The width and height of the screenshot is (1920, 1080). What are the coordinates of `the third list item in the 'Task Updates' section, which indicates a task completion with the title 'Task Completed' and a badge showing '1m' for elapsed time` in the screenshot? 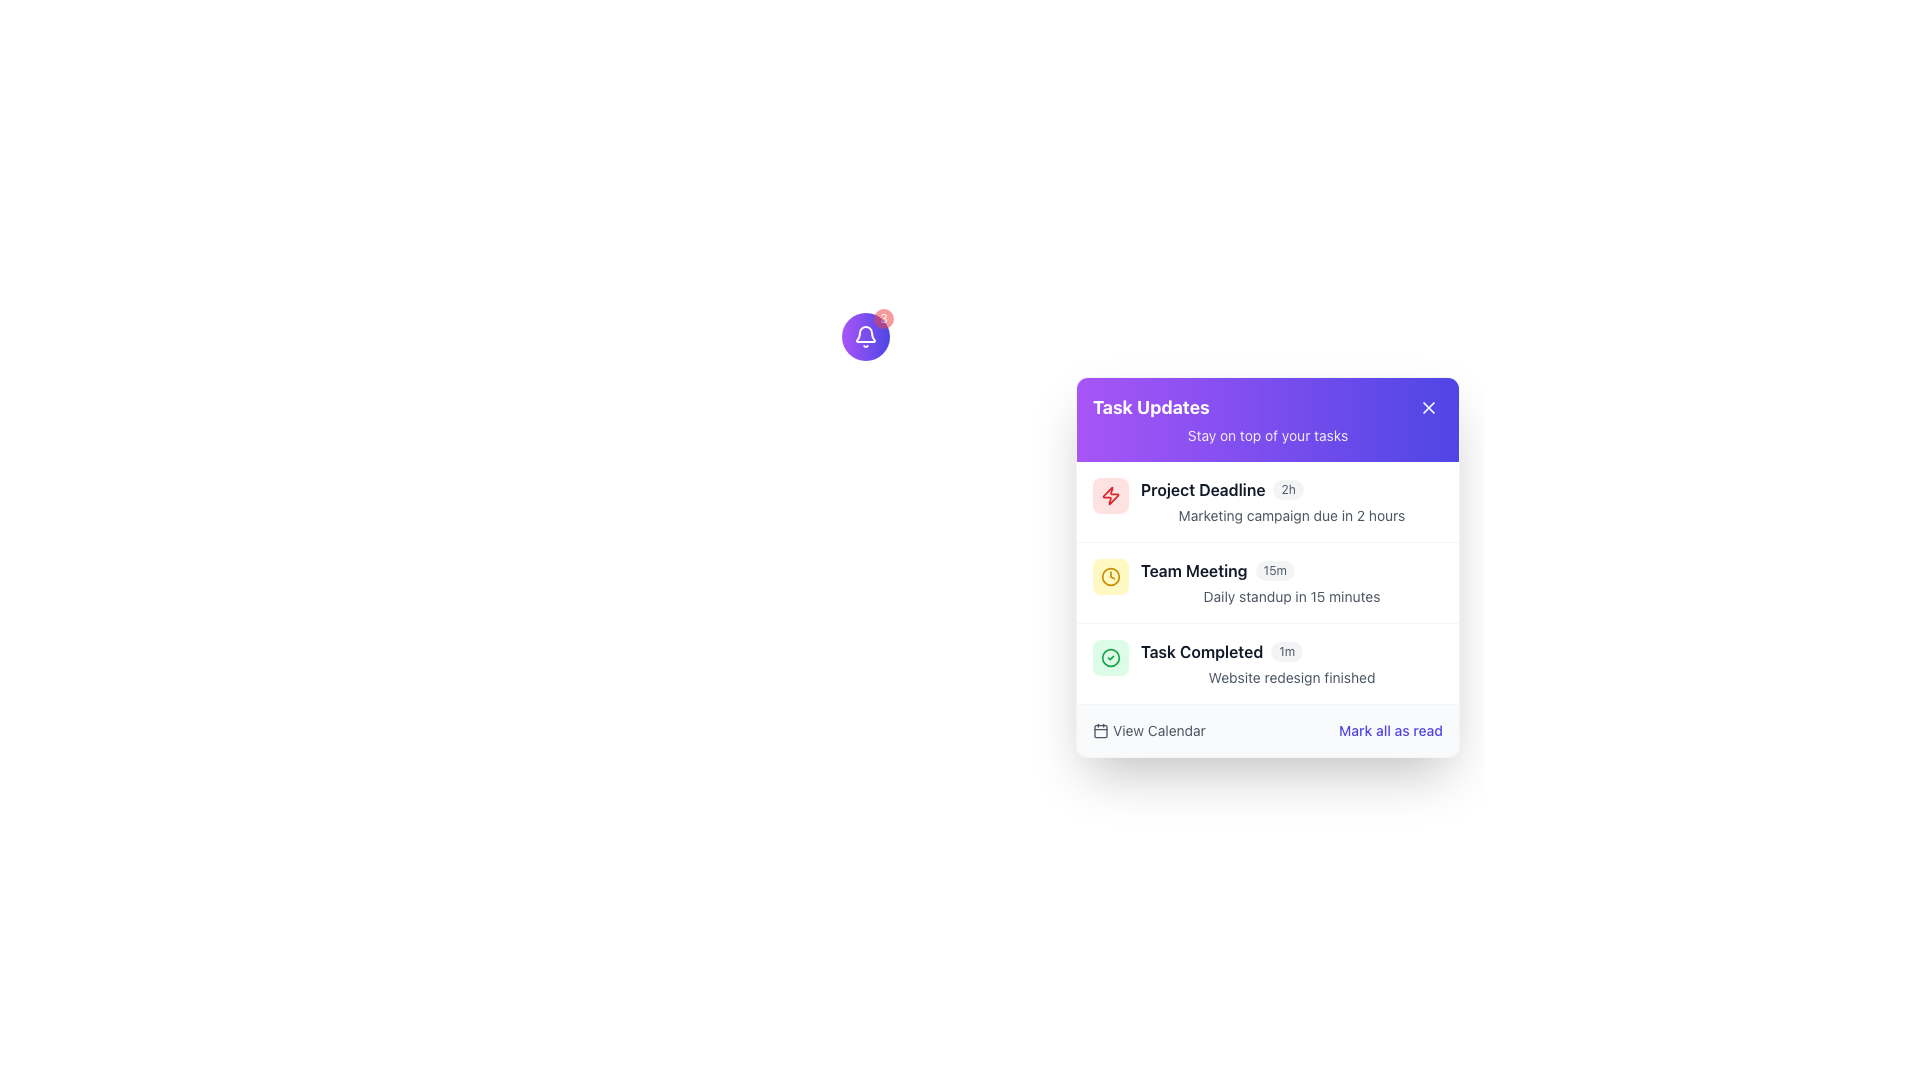 It's located at (1291, 651).